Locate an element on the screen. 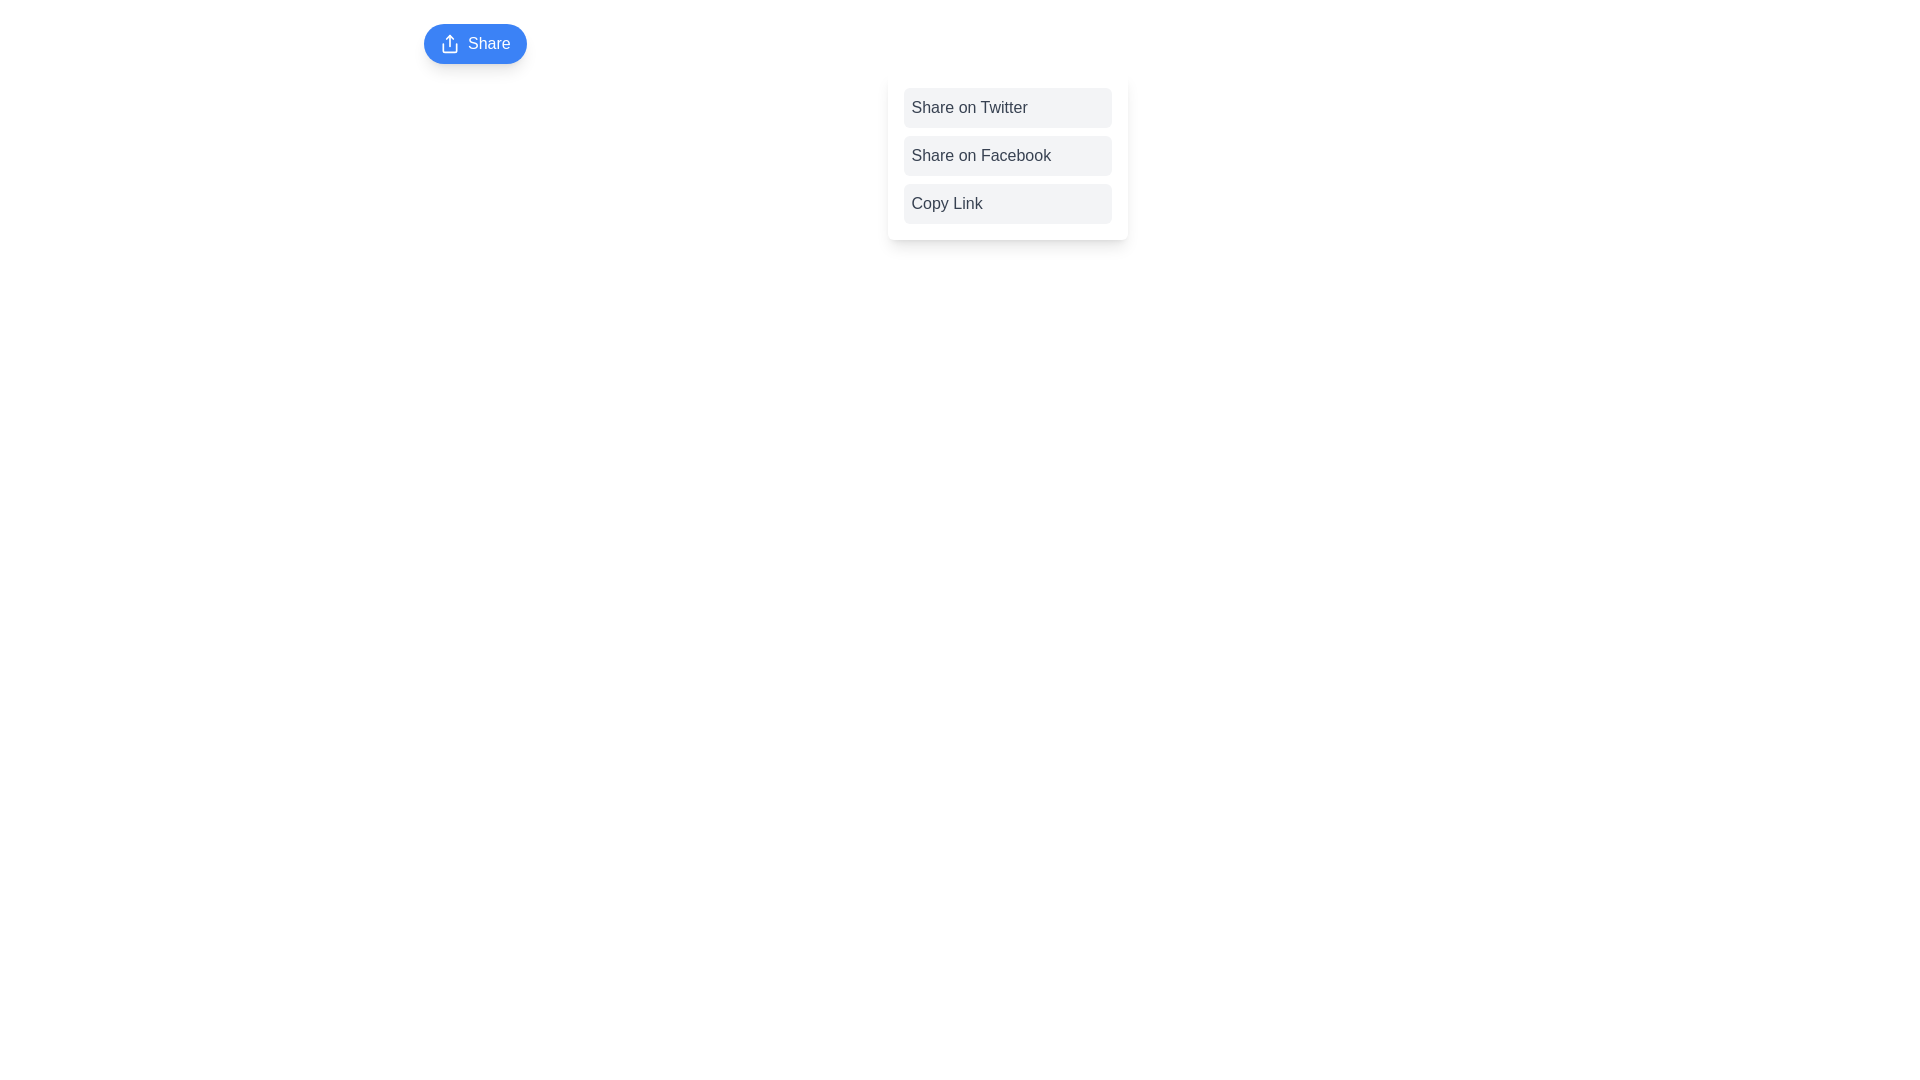 Image resolution: width=1920 pixels, height=1080 pixels. the Dropdown Menu located just below the 'Share' button is located at coordinates (1007, 154).